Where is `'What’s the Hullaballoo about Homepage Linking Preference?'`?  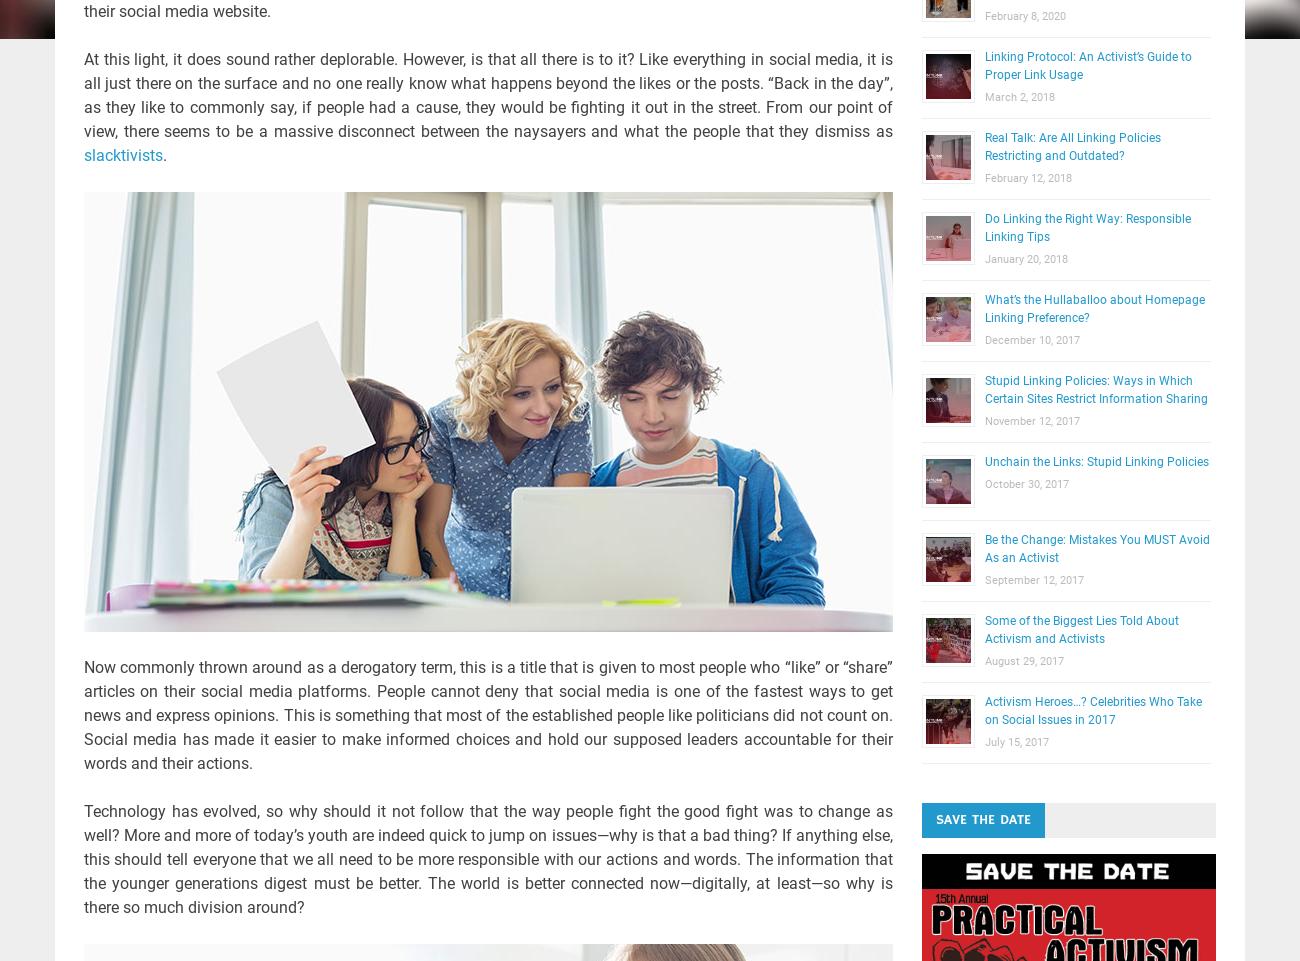 'What’s the Hullaballoo about Homepage Linking Preference?' is located at coordinates (1092, 308).